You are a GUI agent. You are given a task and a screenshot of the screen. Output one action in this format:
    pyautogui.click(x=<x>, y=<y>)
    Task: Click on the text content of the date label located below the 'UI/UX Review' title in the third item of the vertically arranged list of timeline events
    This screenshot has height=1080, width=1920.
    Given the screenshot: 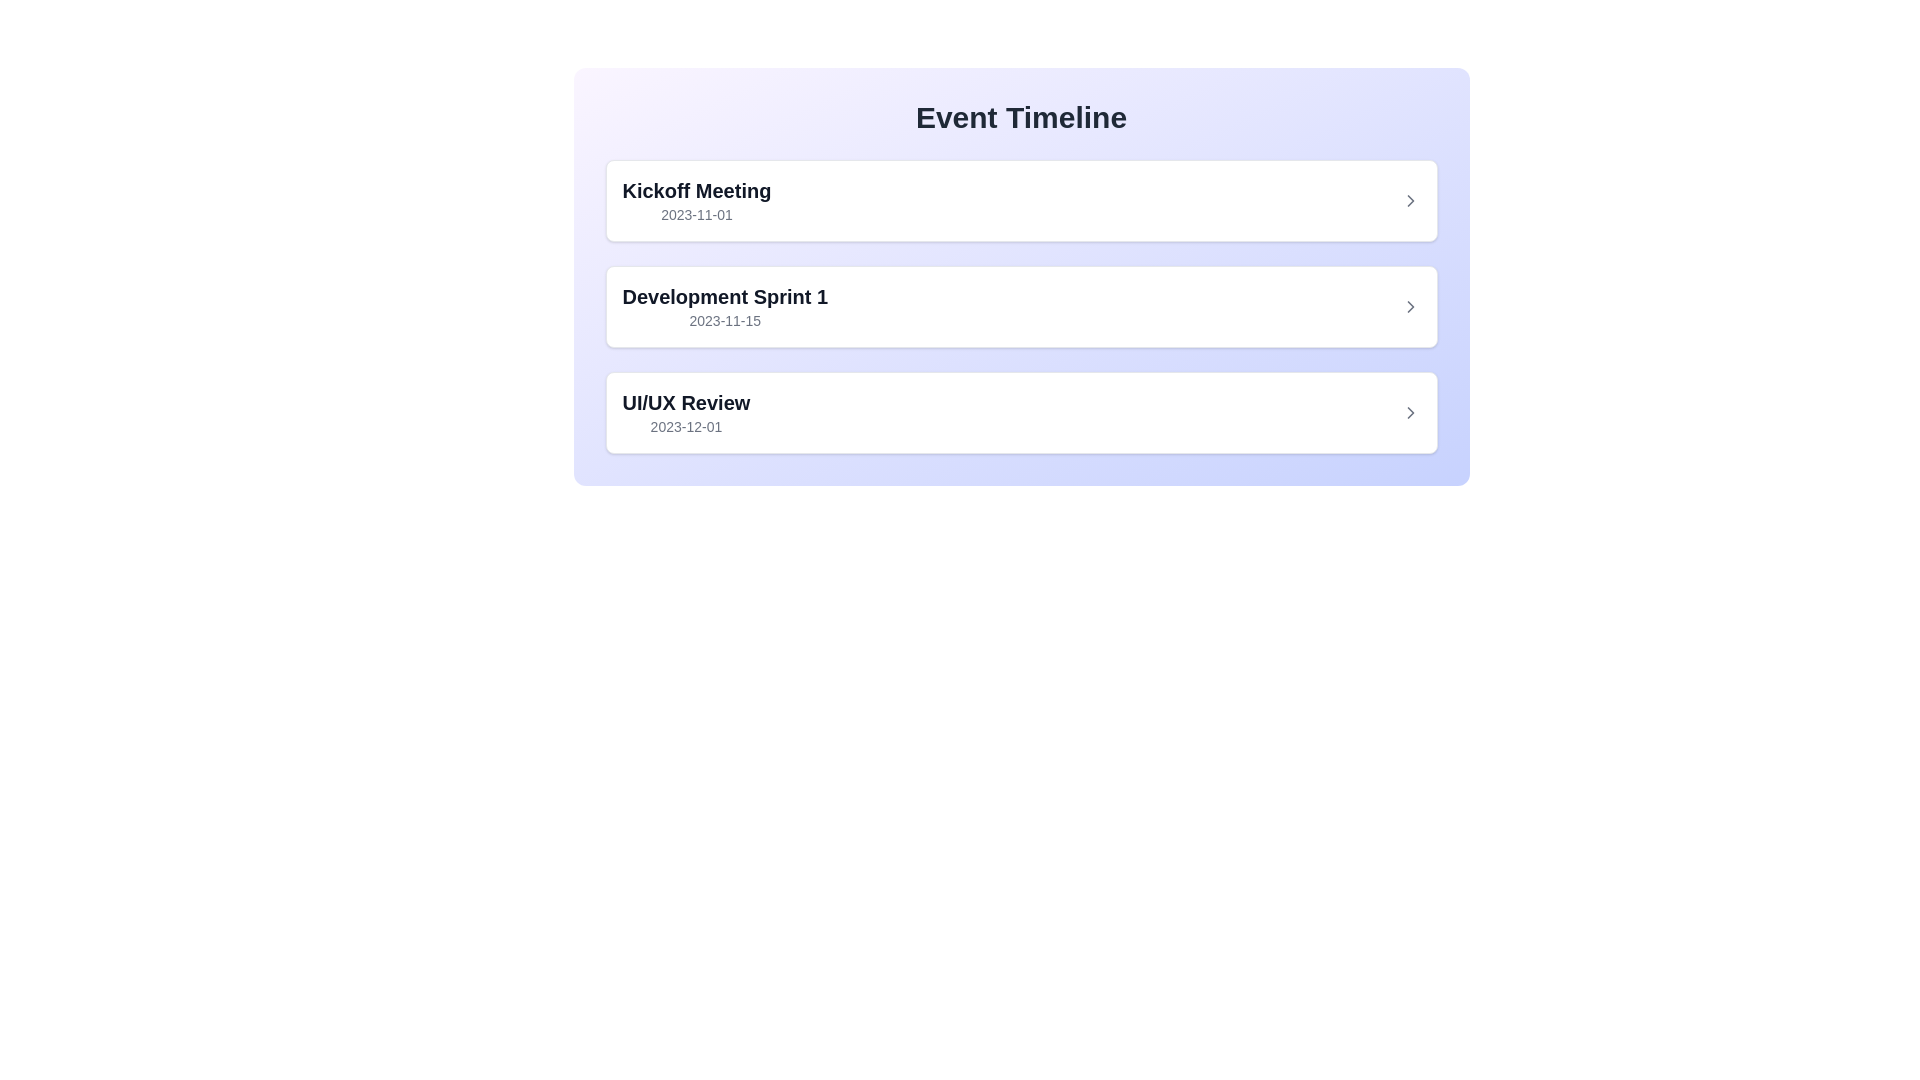 What is the action you would take?
    pyautogui.click(x=686, y=426)
    